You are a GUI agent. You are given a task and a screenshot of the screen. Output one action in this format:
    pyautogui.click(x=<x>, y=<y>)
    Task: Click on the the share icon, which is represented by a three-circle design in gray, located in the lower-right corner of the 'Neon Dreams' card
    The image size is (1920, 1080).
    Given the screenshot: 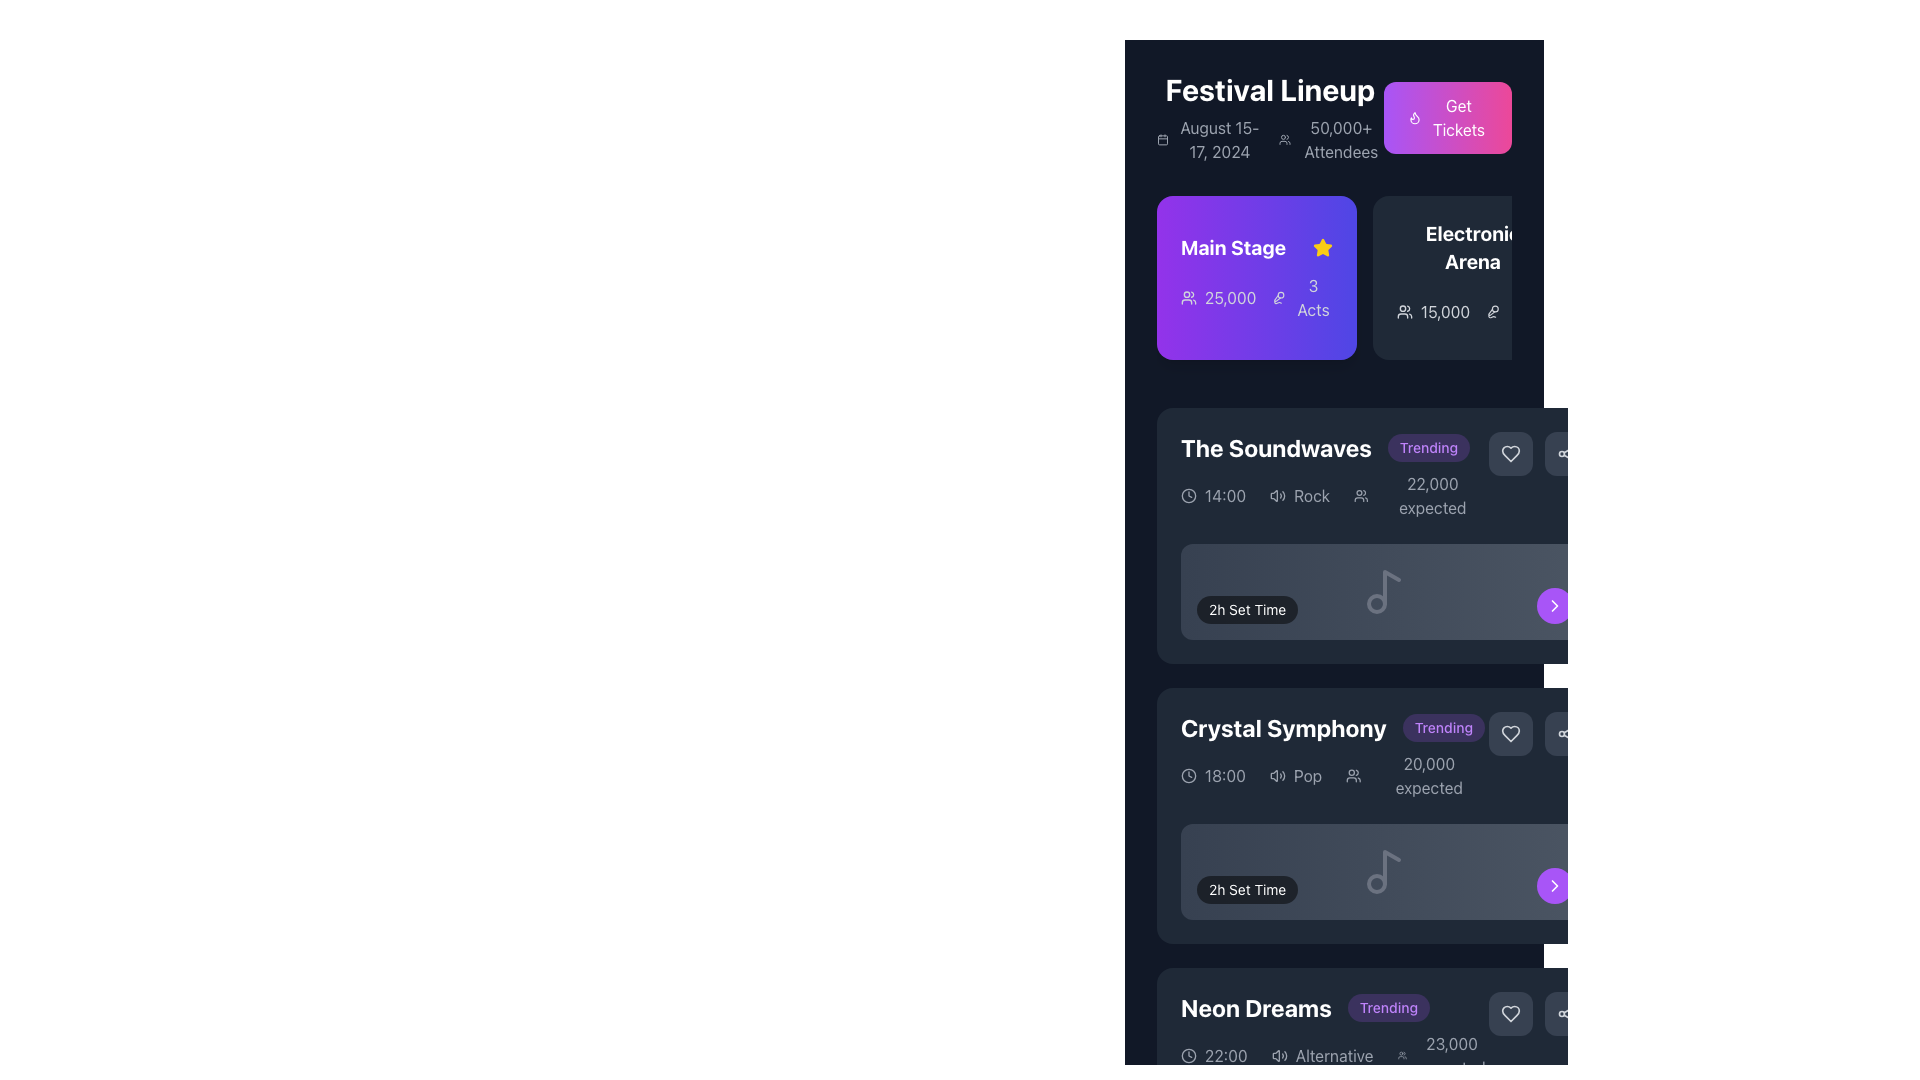 What is the action you would take?
    pyautogui.click(x=1565, y=1014)
    